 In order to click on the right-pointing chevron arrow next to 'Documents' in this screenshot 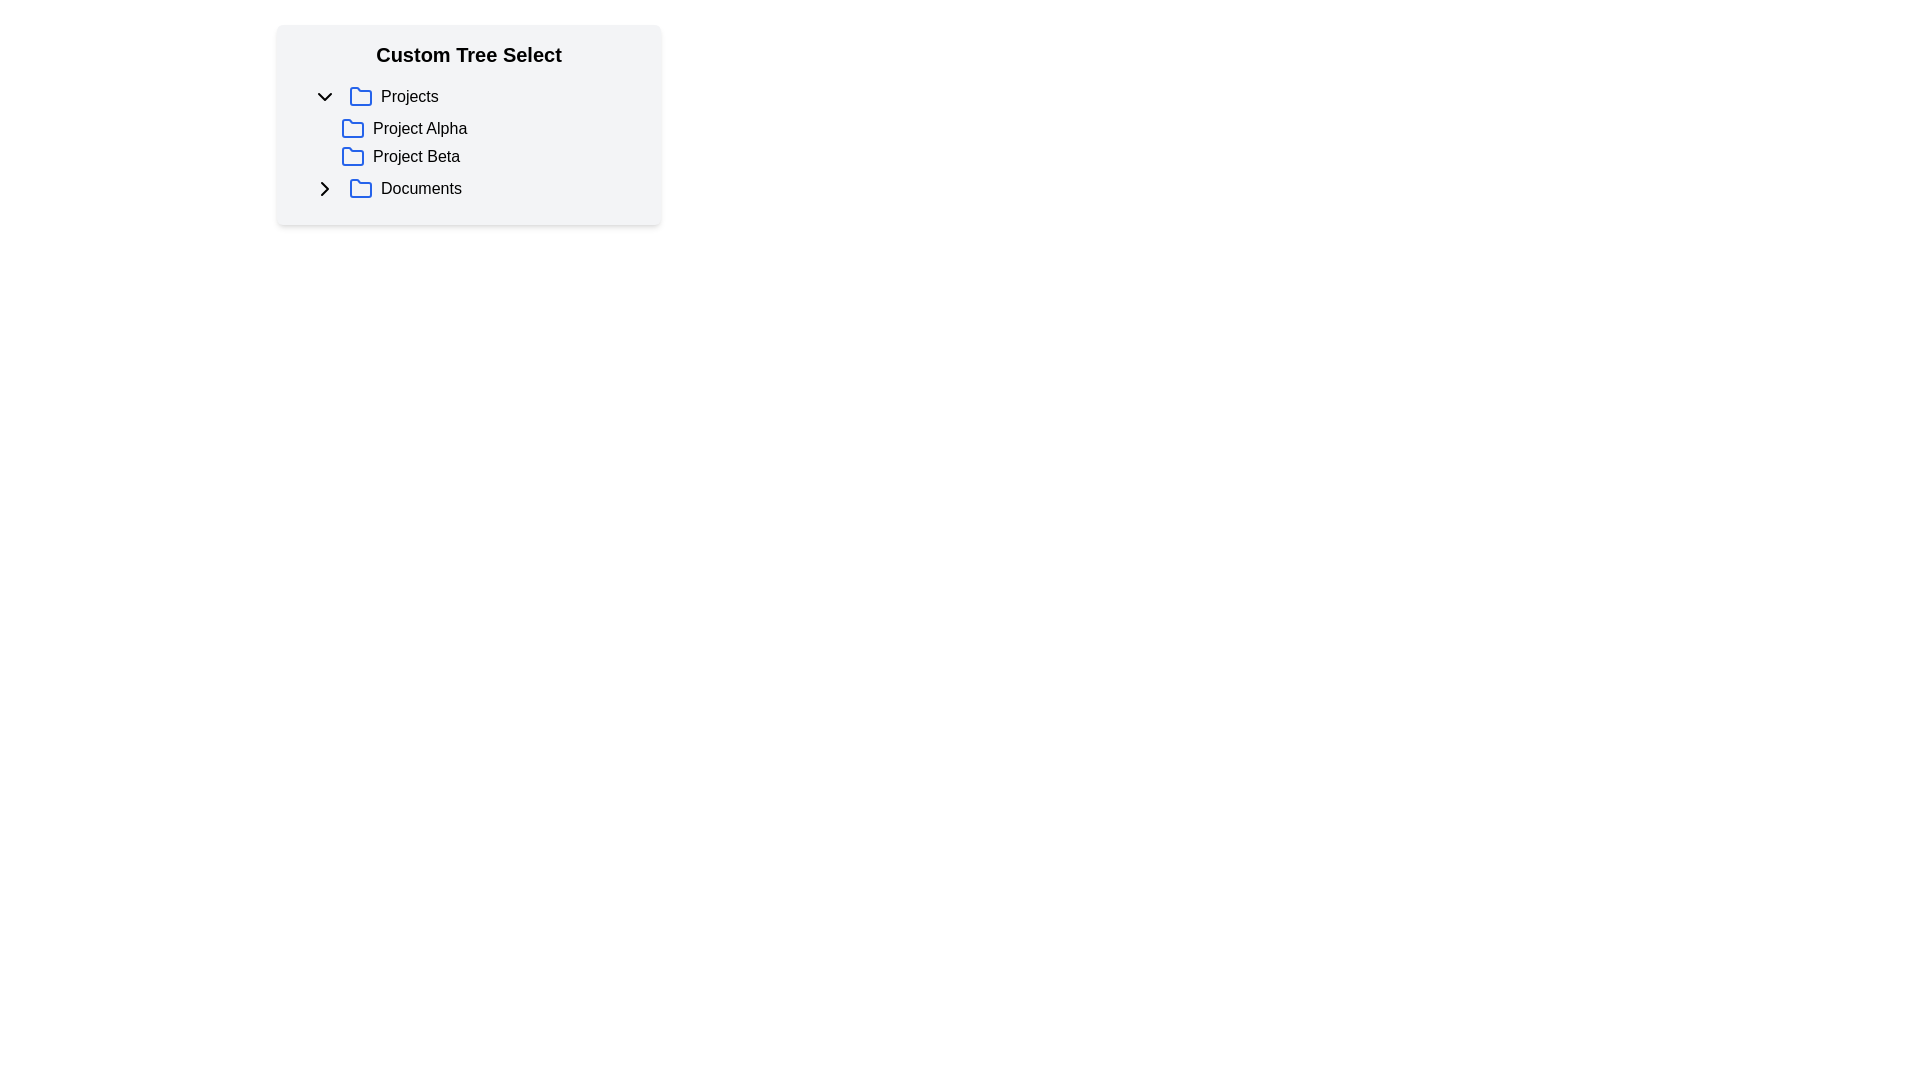, I will do `click(325, 189)`.